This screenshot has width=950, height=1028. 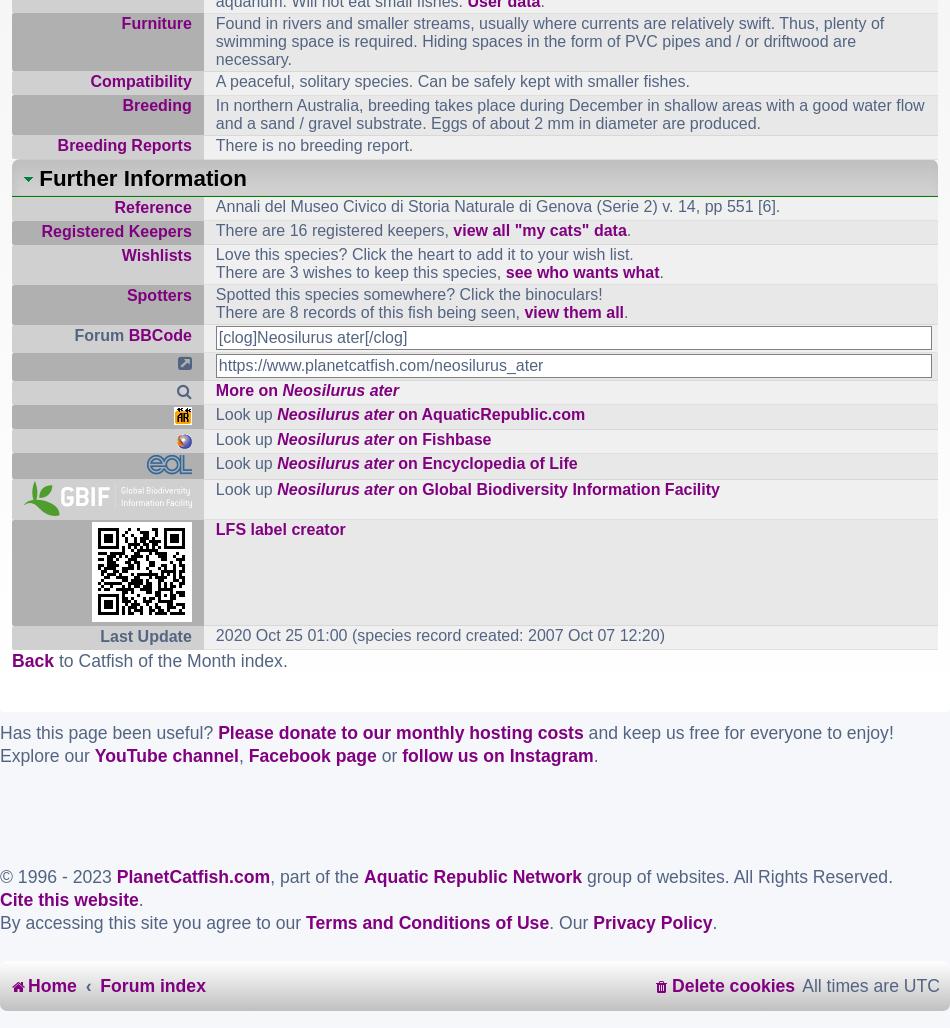 I want to click on 'Aquatic Republic Network', so click(x=472, y=875).